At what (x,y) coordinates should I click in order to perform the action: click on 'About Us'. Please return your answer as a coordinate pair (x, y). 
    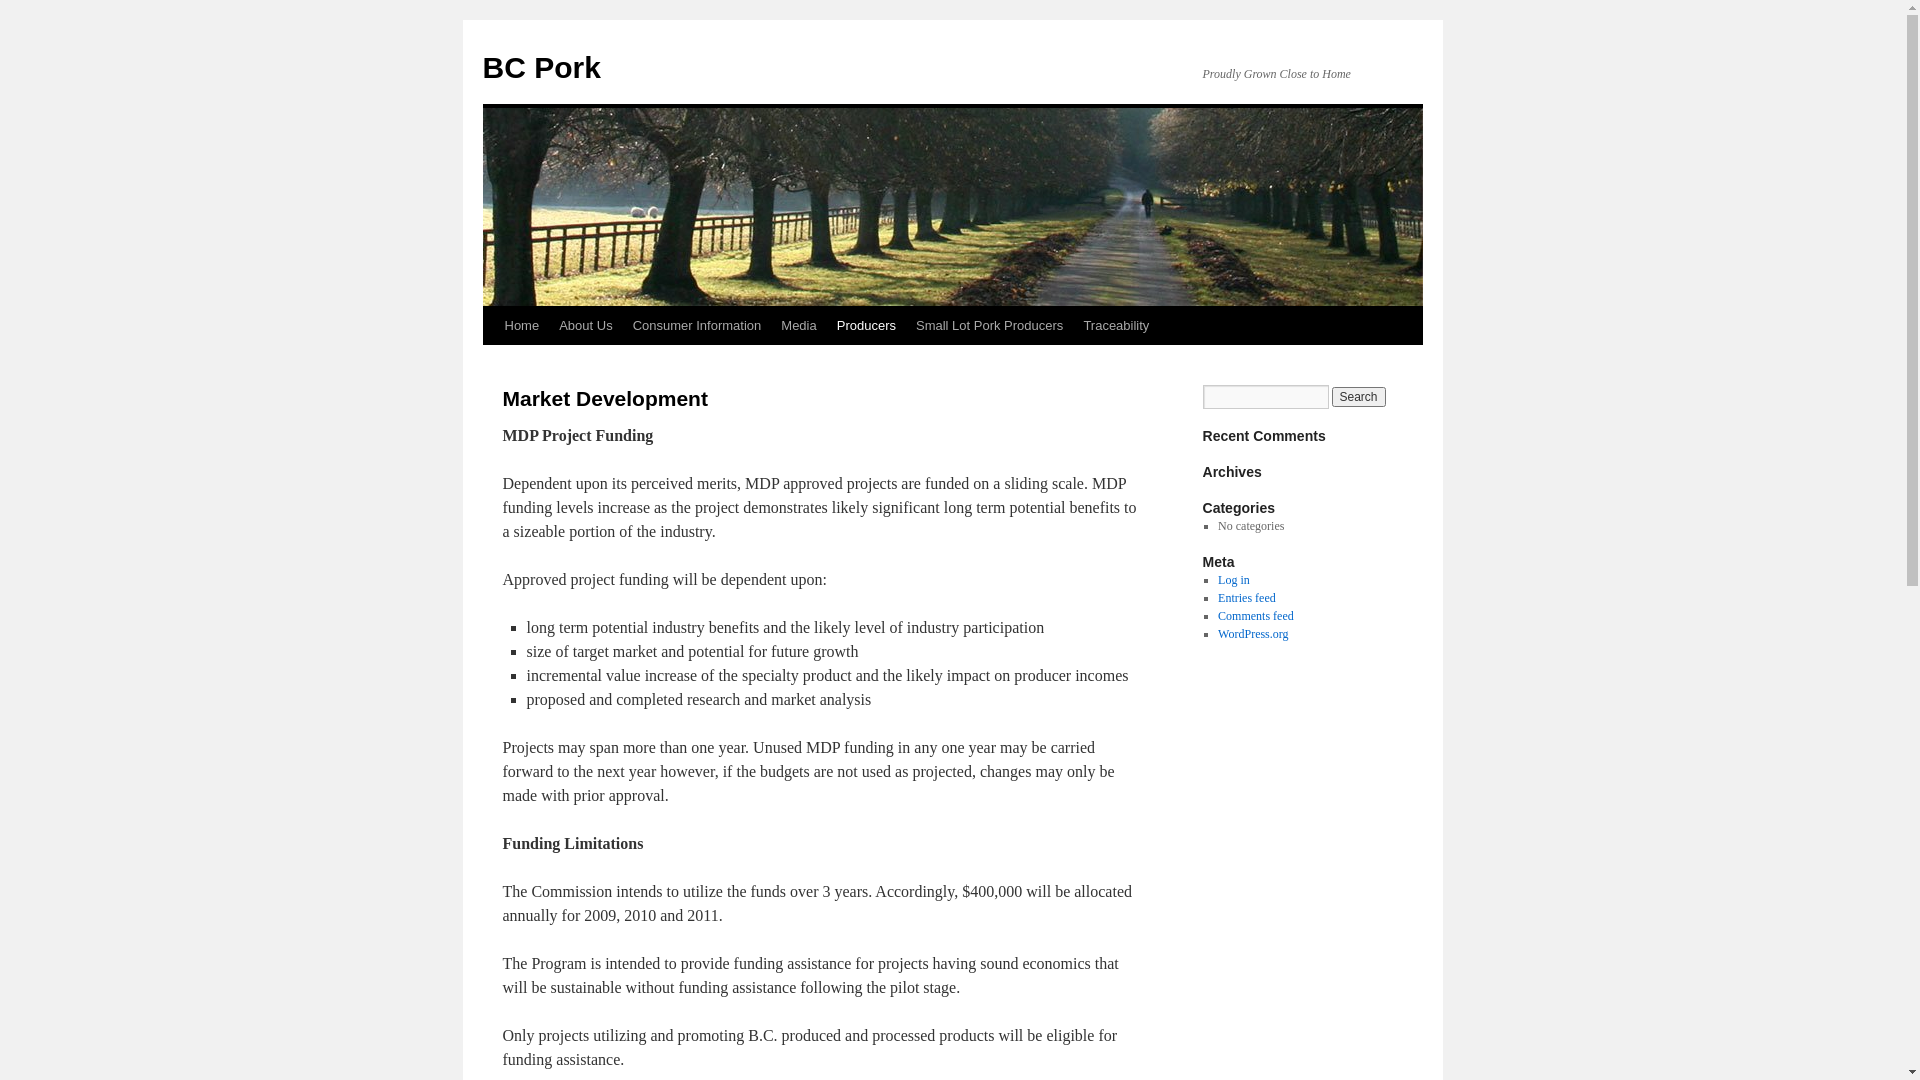
    Looking at the image, I should click on (584, 325).